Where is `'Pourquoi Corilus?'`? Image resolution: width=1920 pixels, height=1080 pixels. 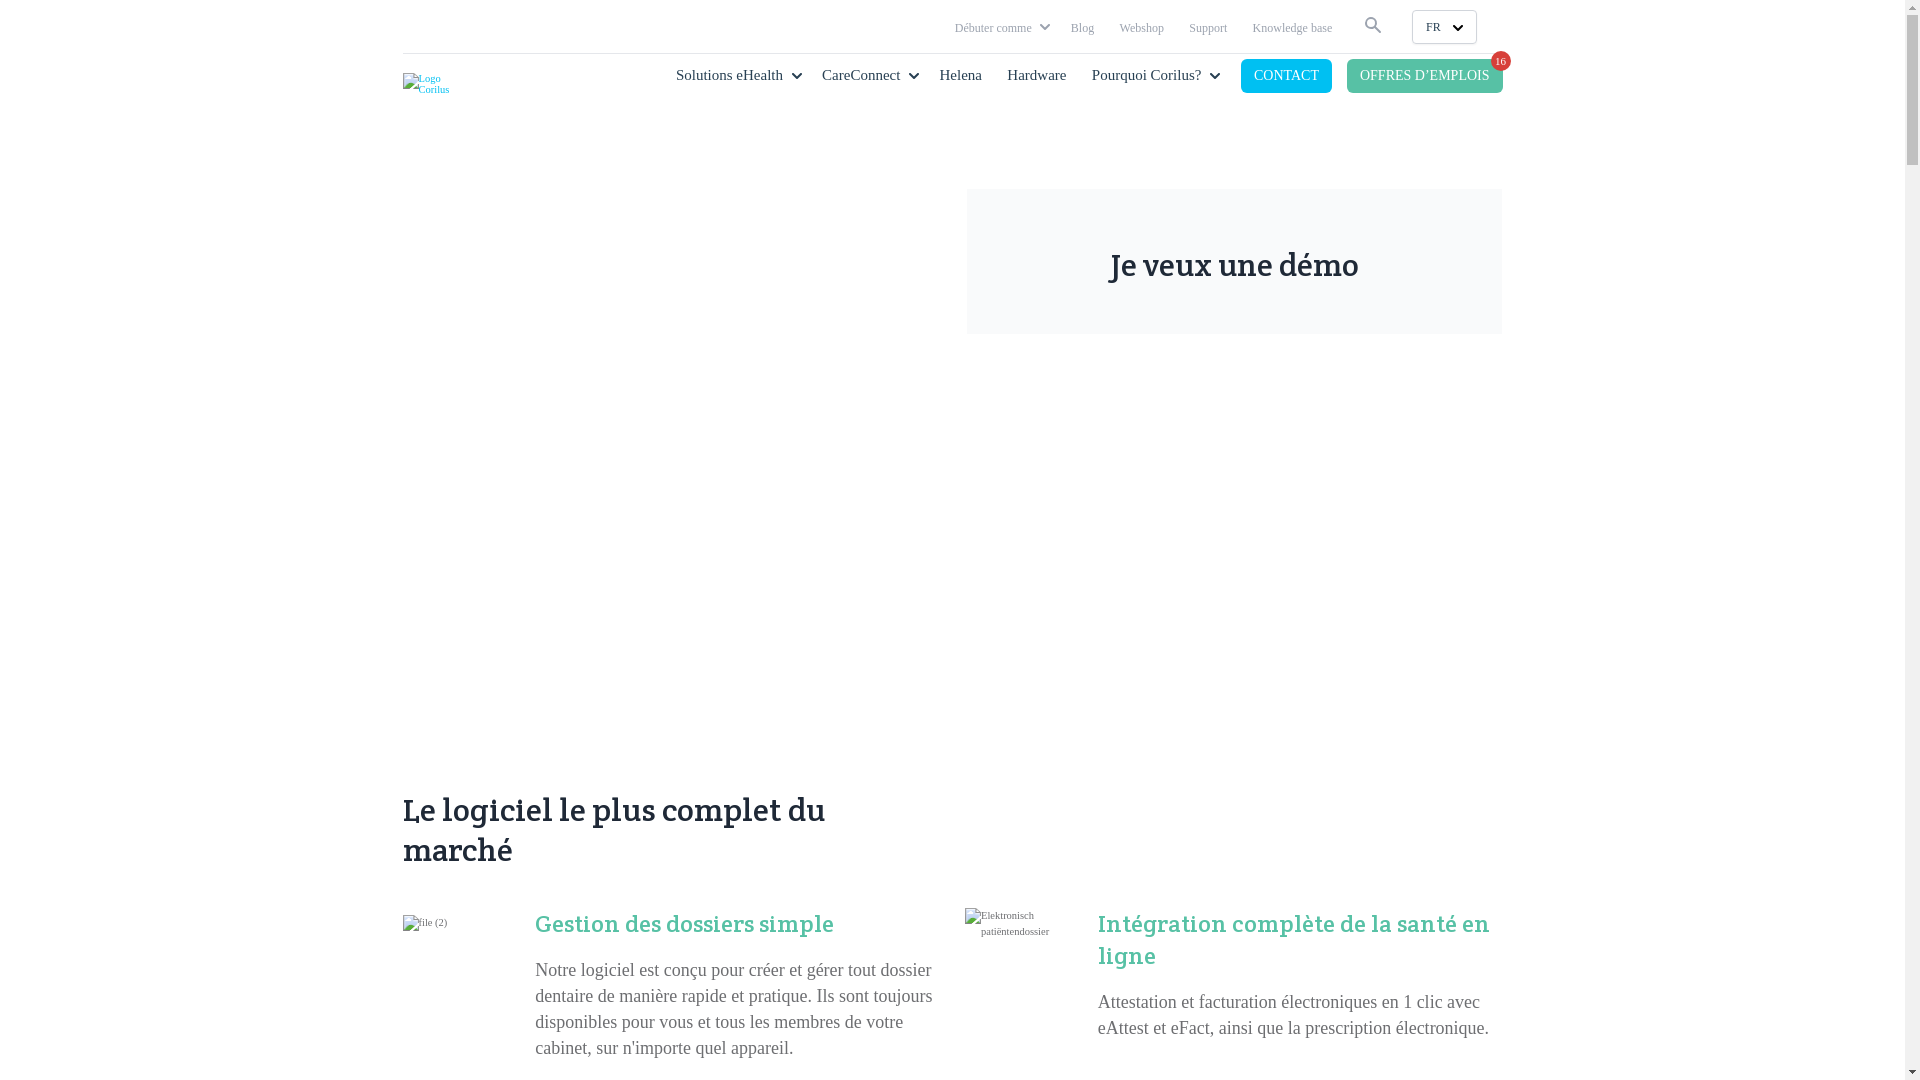
'Pourquoi Corilus?' is located at coordinates (1147, 73).